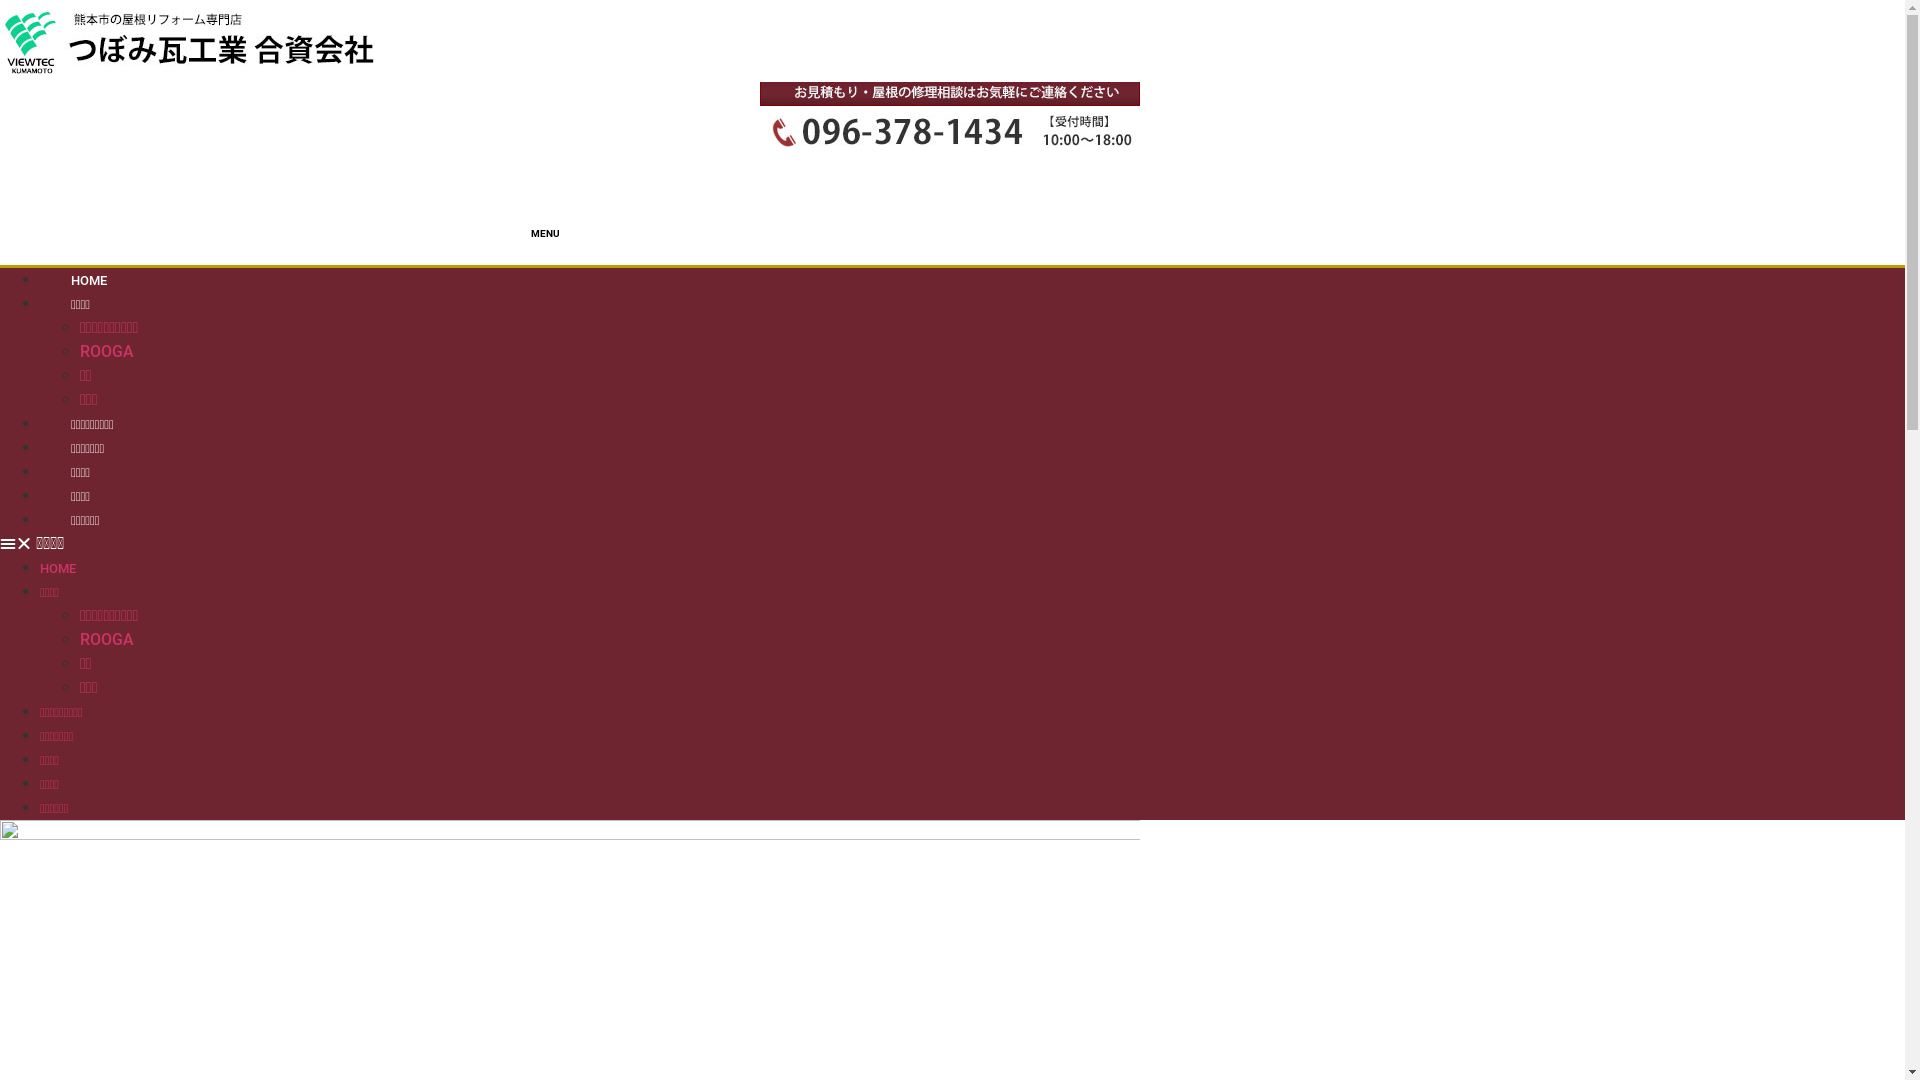 The image size is (1920, 1080). I want to click on 'HOME', so click(39, 568).